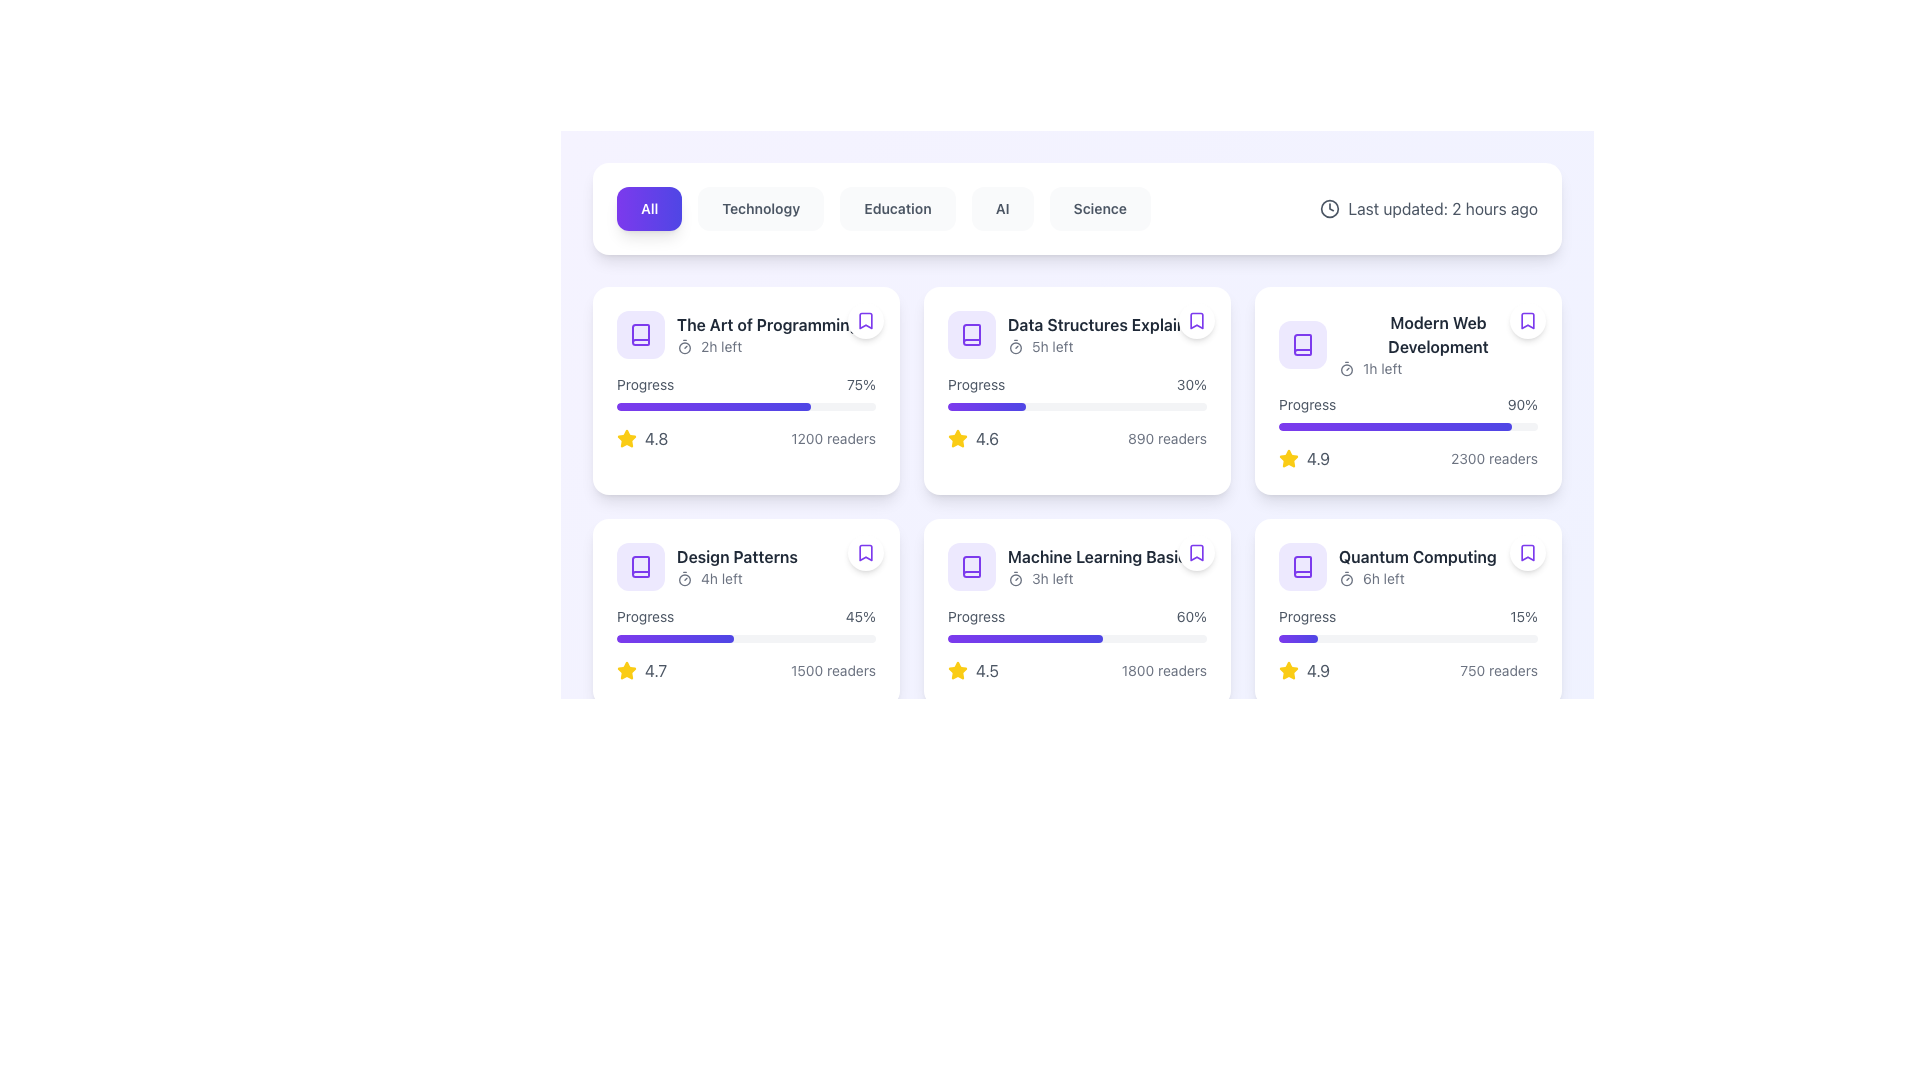  I want to click on the purple stylized book icon representing 'Data Structures Explained' located in the second card of the content grid layout to interact with the item, so click(971, 334).